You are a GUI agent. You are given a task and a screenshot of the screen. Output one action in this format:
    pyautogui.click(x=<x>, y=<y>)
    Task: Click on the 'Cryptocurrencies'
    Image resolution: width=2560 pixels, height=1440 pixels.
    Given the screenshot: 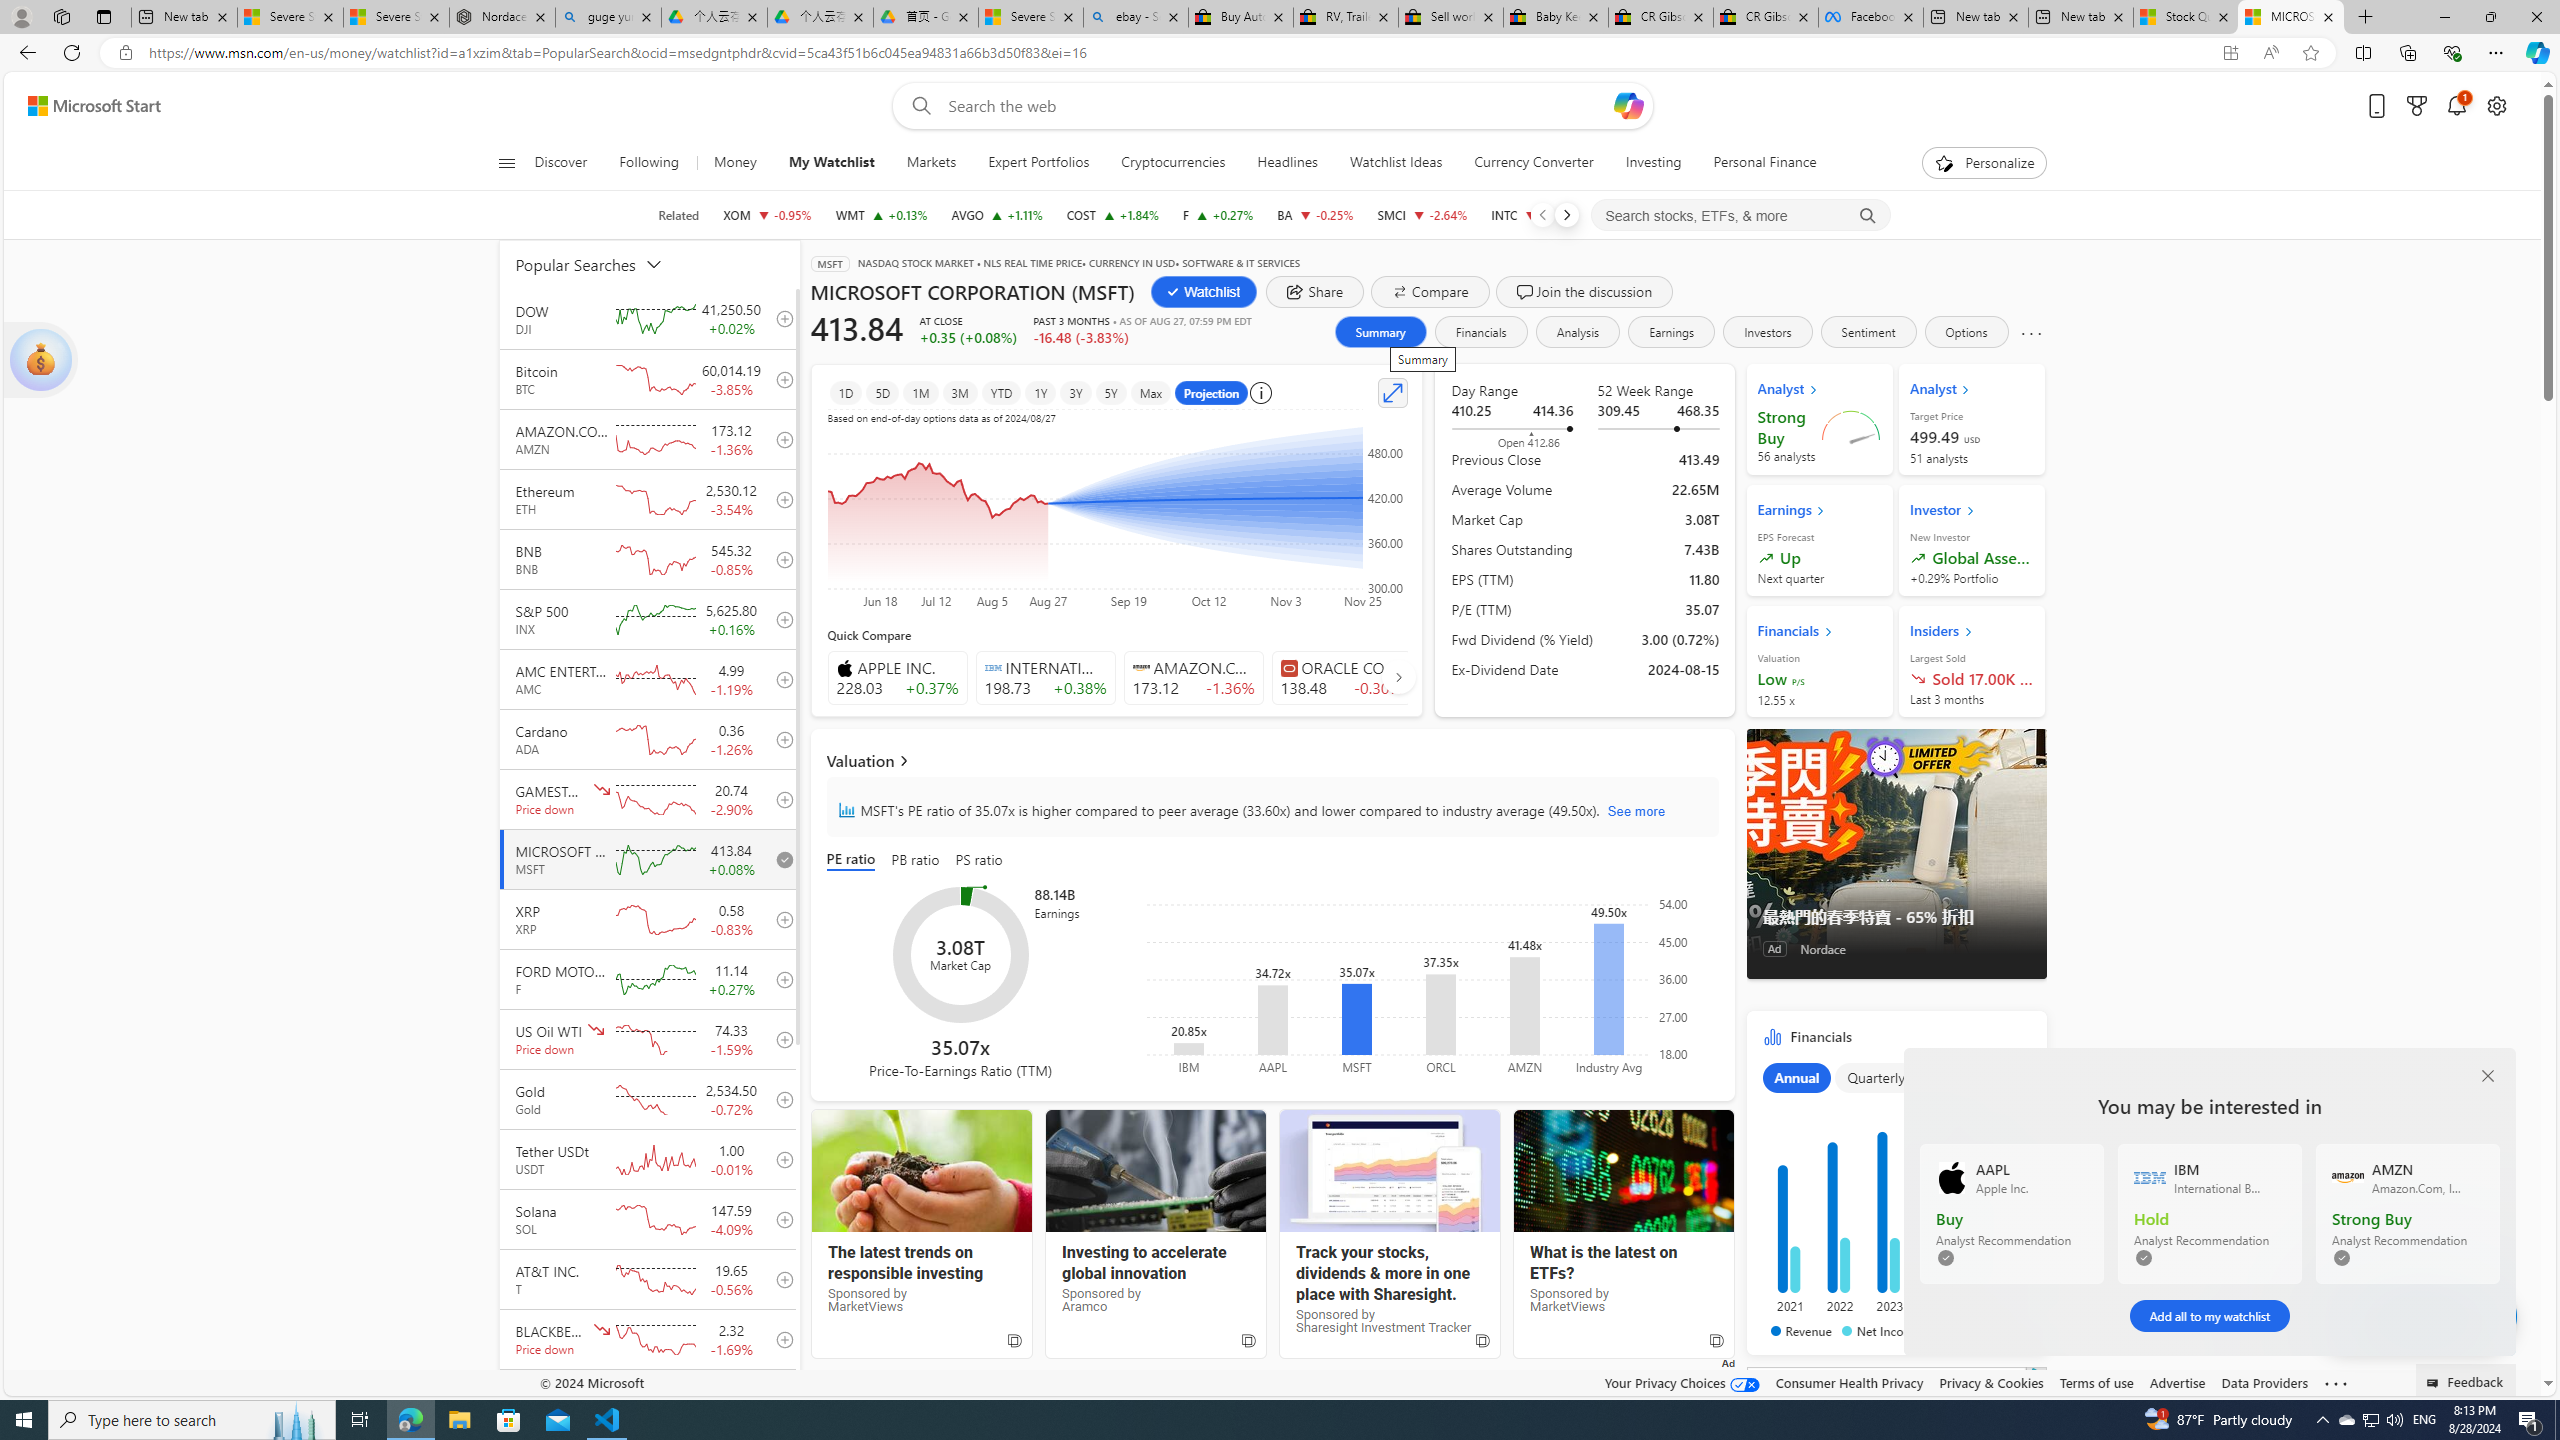 What is the action you would take?
    pyautogui.click(x=1173, y=162)
    